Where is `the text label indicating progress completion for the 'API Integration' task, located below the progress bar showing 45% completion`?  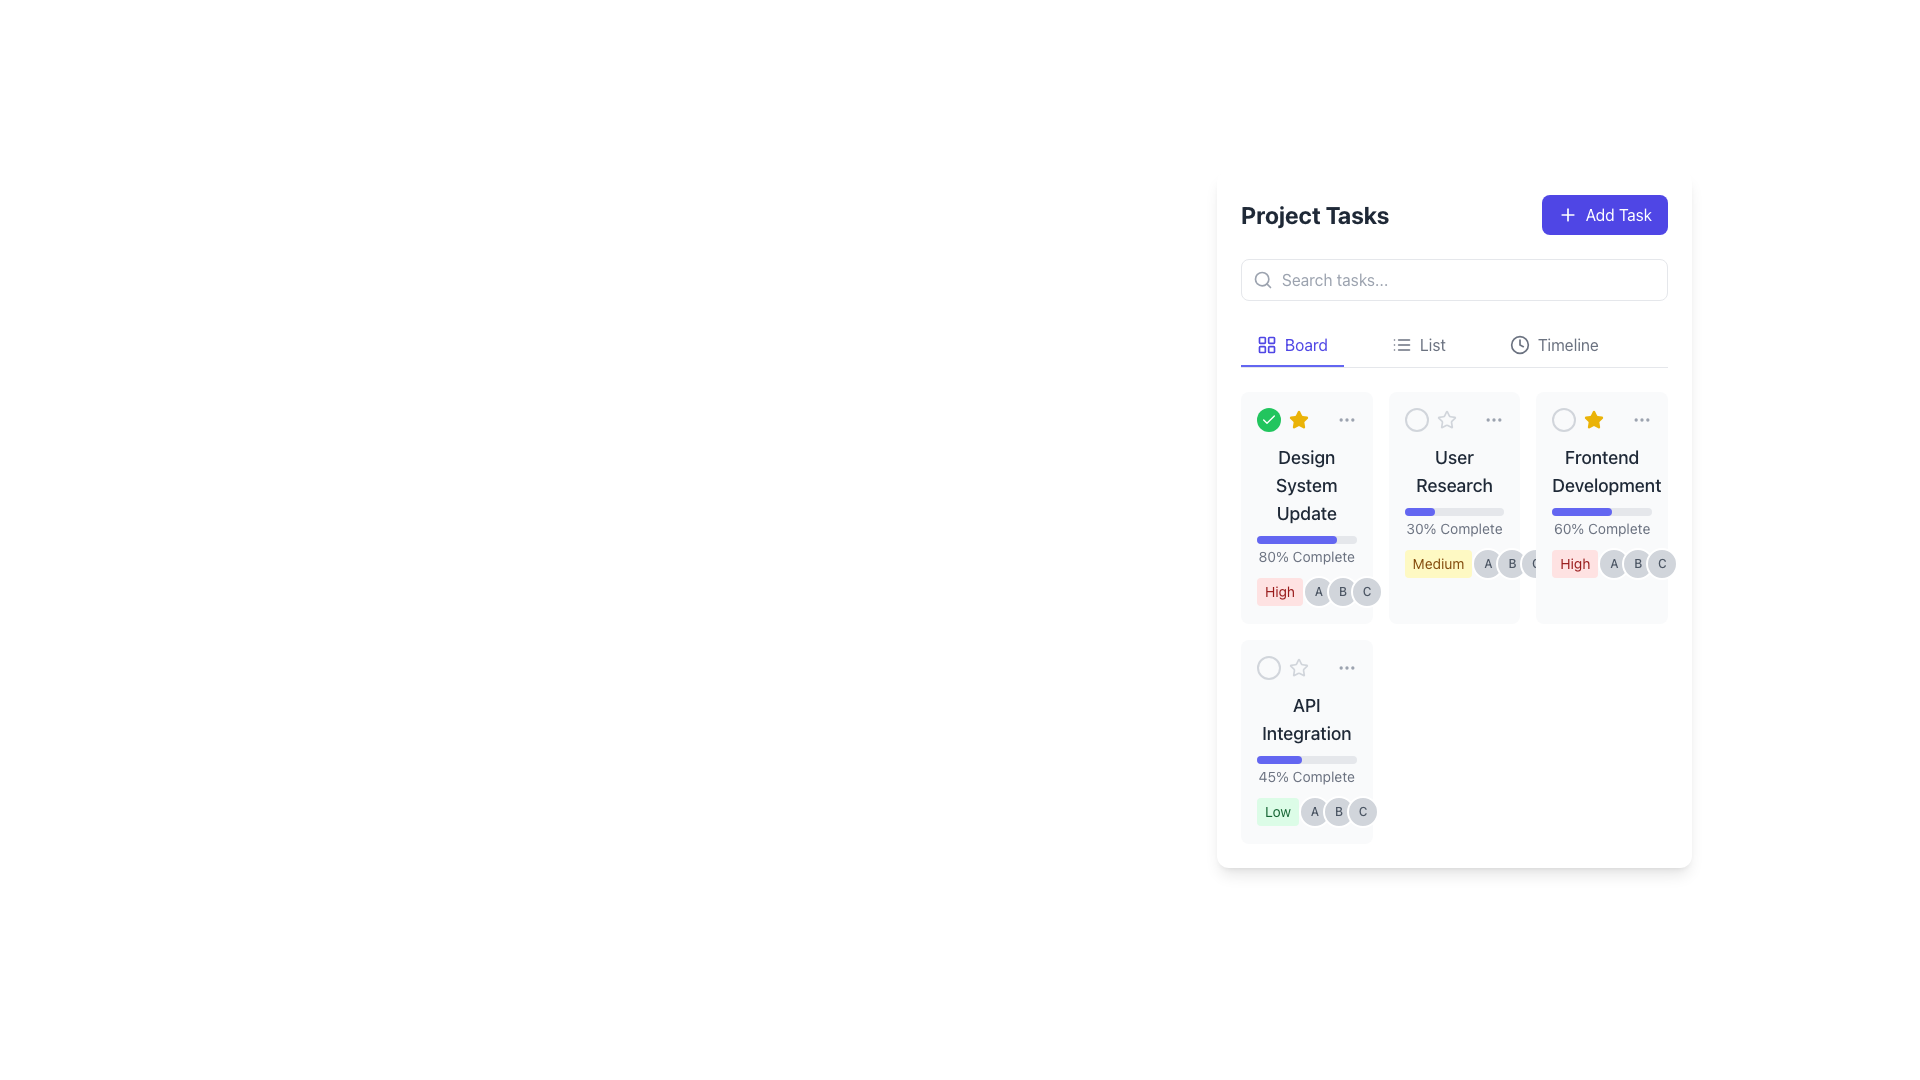 the text label indicating progress completion for the 'API Integration' task, located below the progress bar showing 45% completion is located at coordinates (1306, 775).